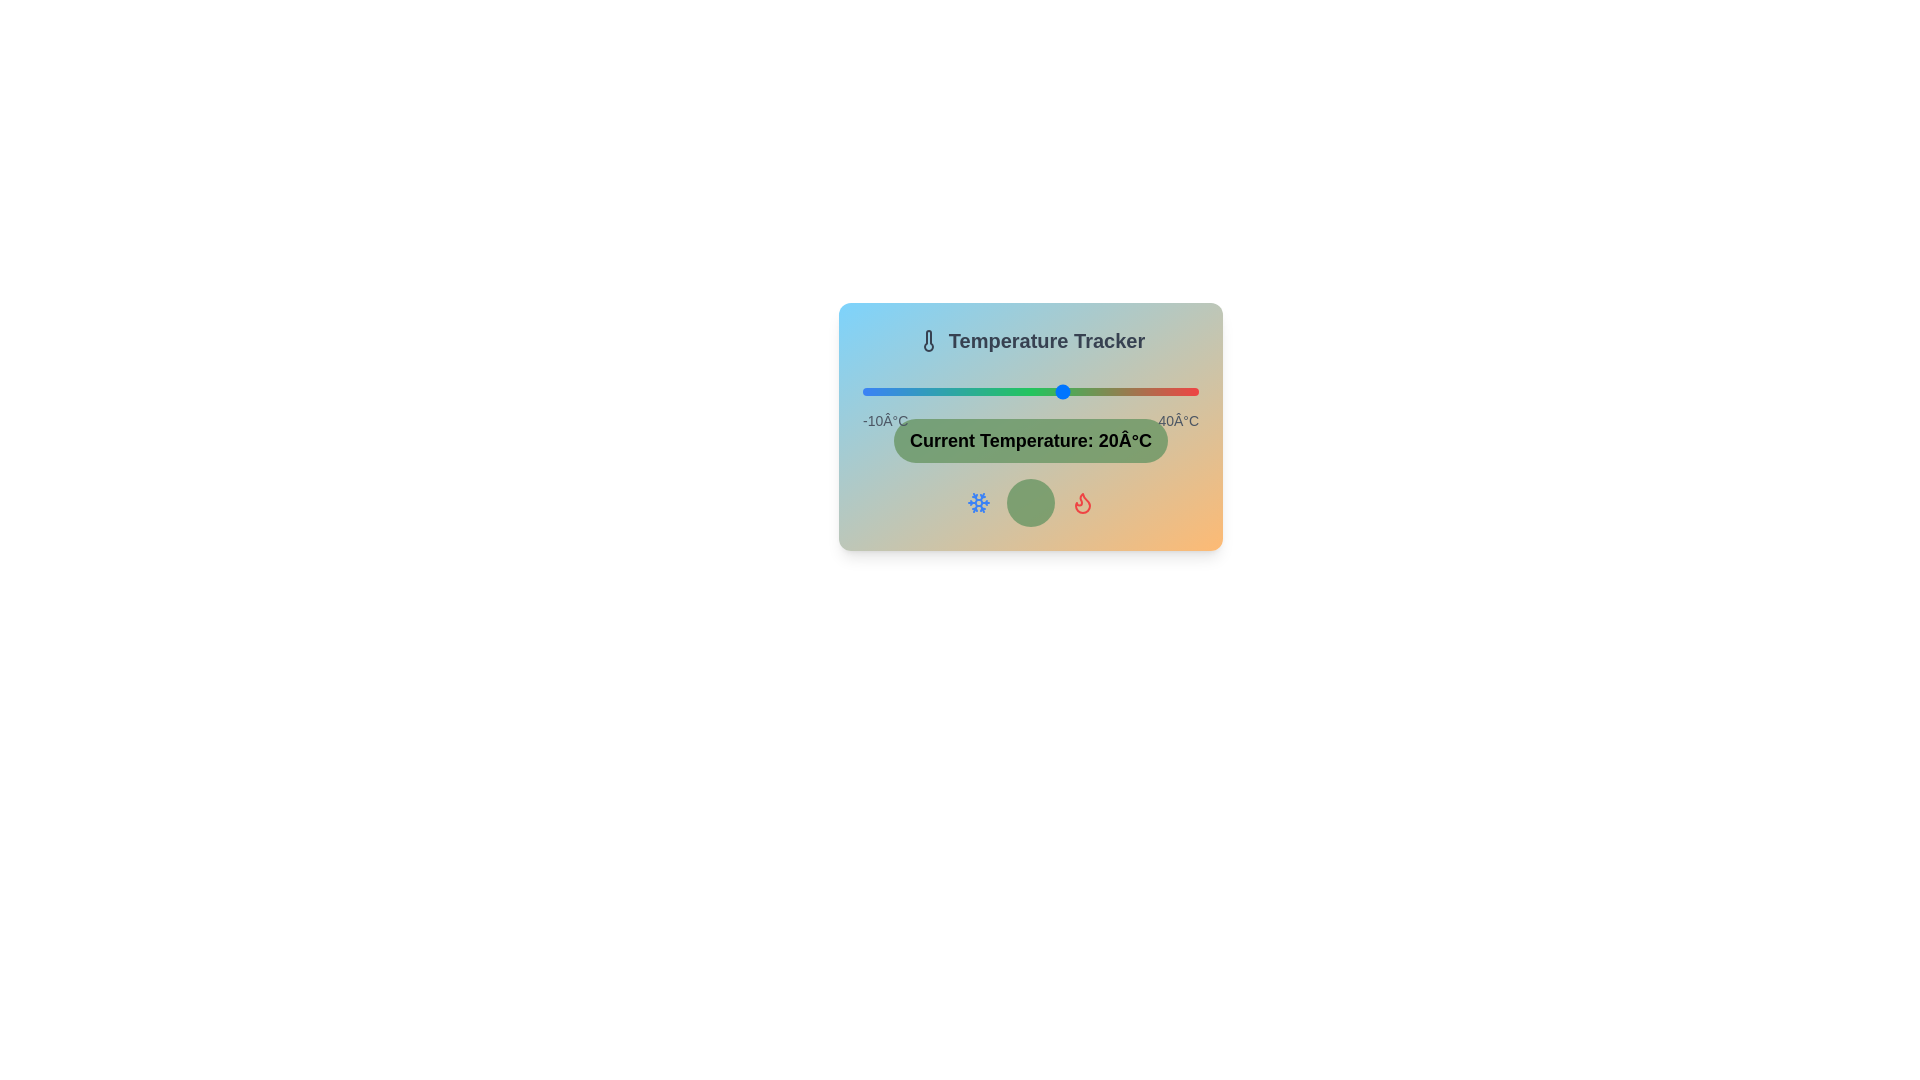 This screenshot has height=1080, width=1920. I want to click on the temperature slider to set the temperature to 16°C, so click(1037, 392).